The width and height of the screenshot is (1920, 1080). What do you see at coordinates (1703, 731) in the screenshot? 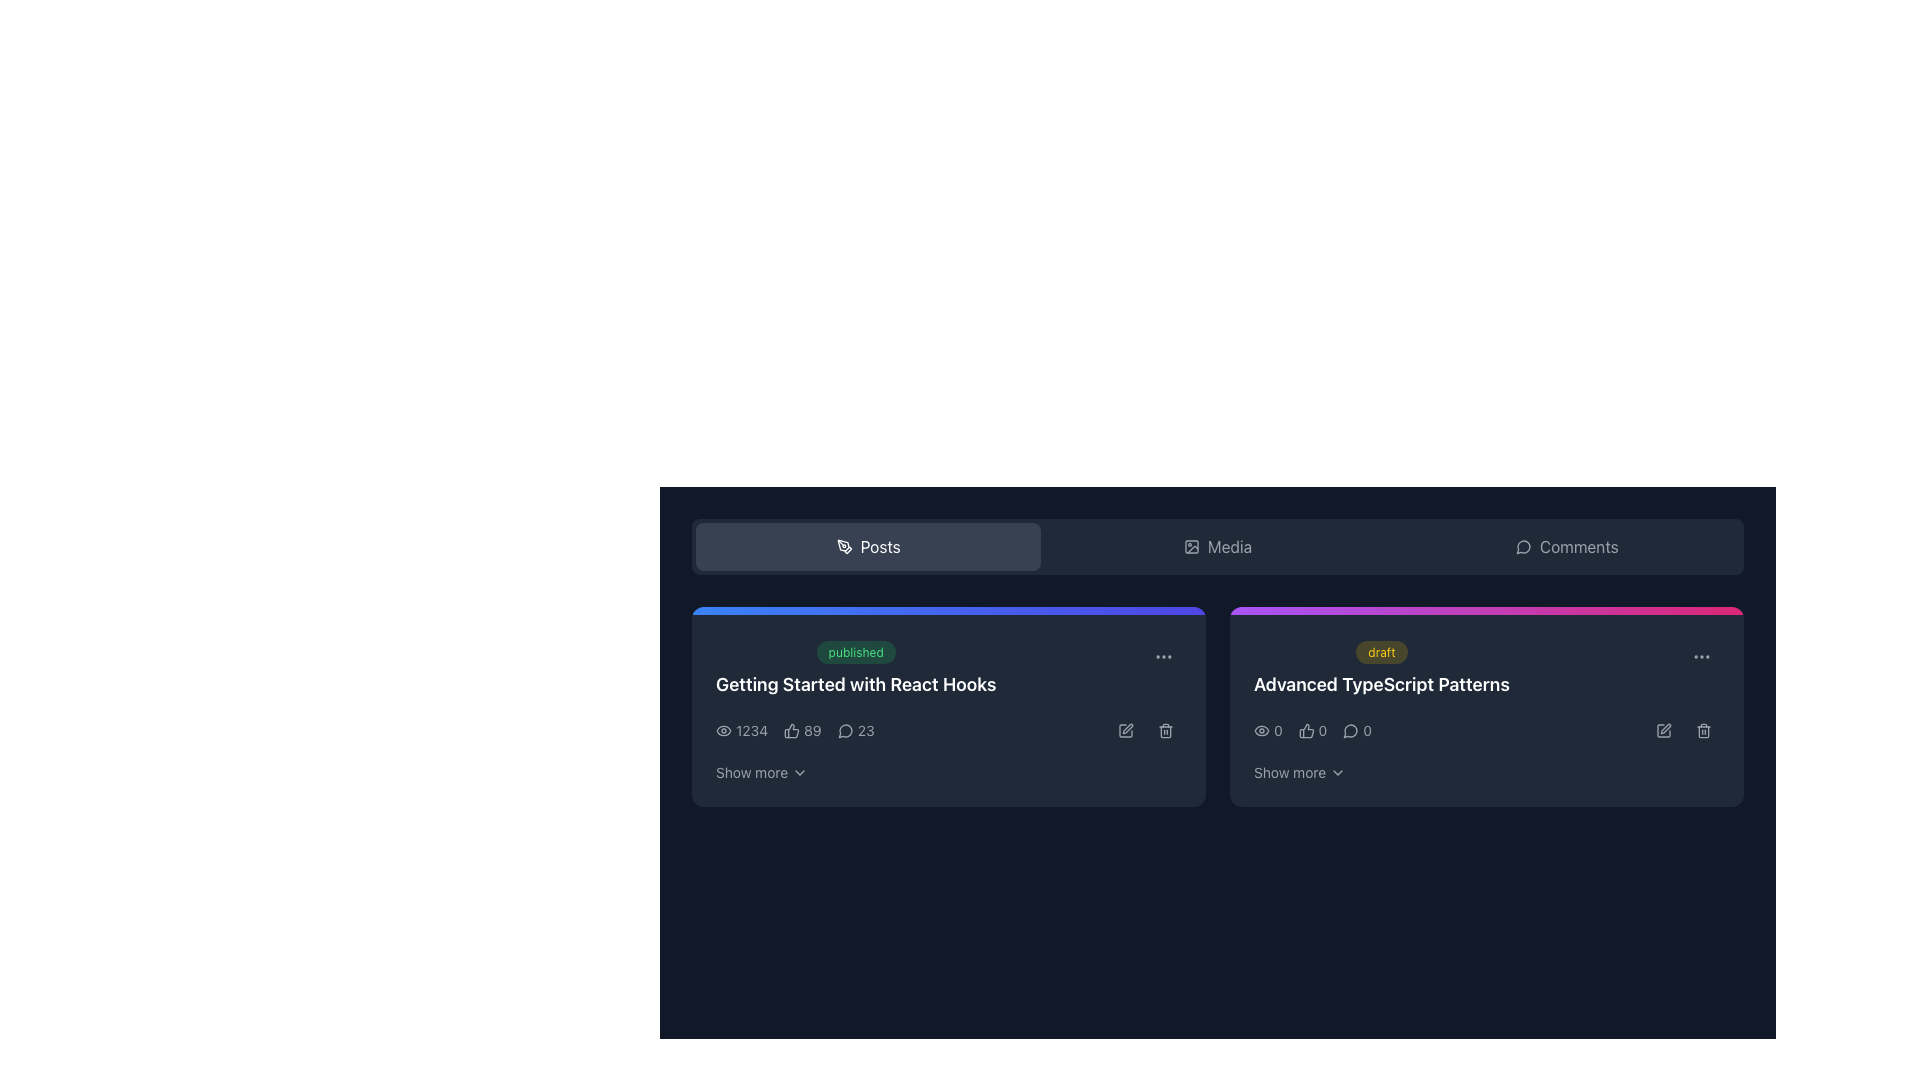
I see `the trash can icon button located in the bottom right corner of the 'Advanced TypeScript Patterns' card` at bounding box center [1703, 731].